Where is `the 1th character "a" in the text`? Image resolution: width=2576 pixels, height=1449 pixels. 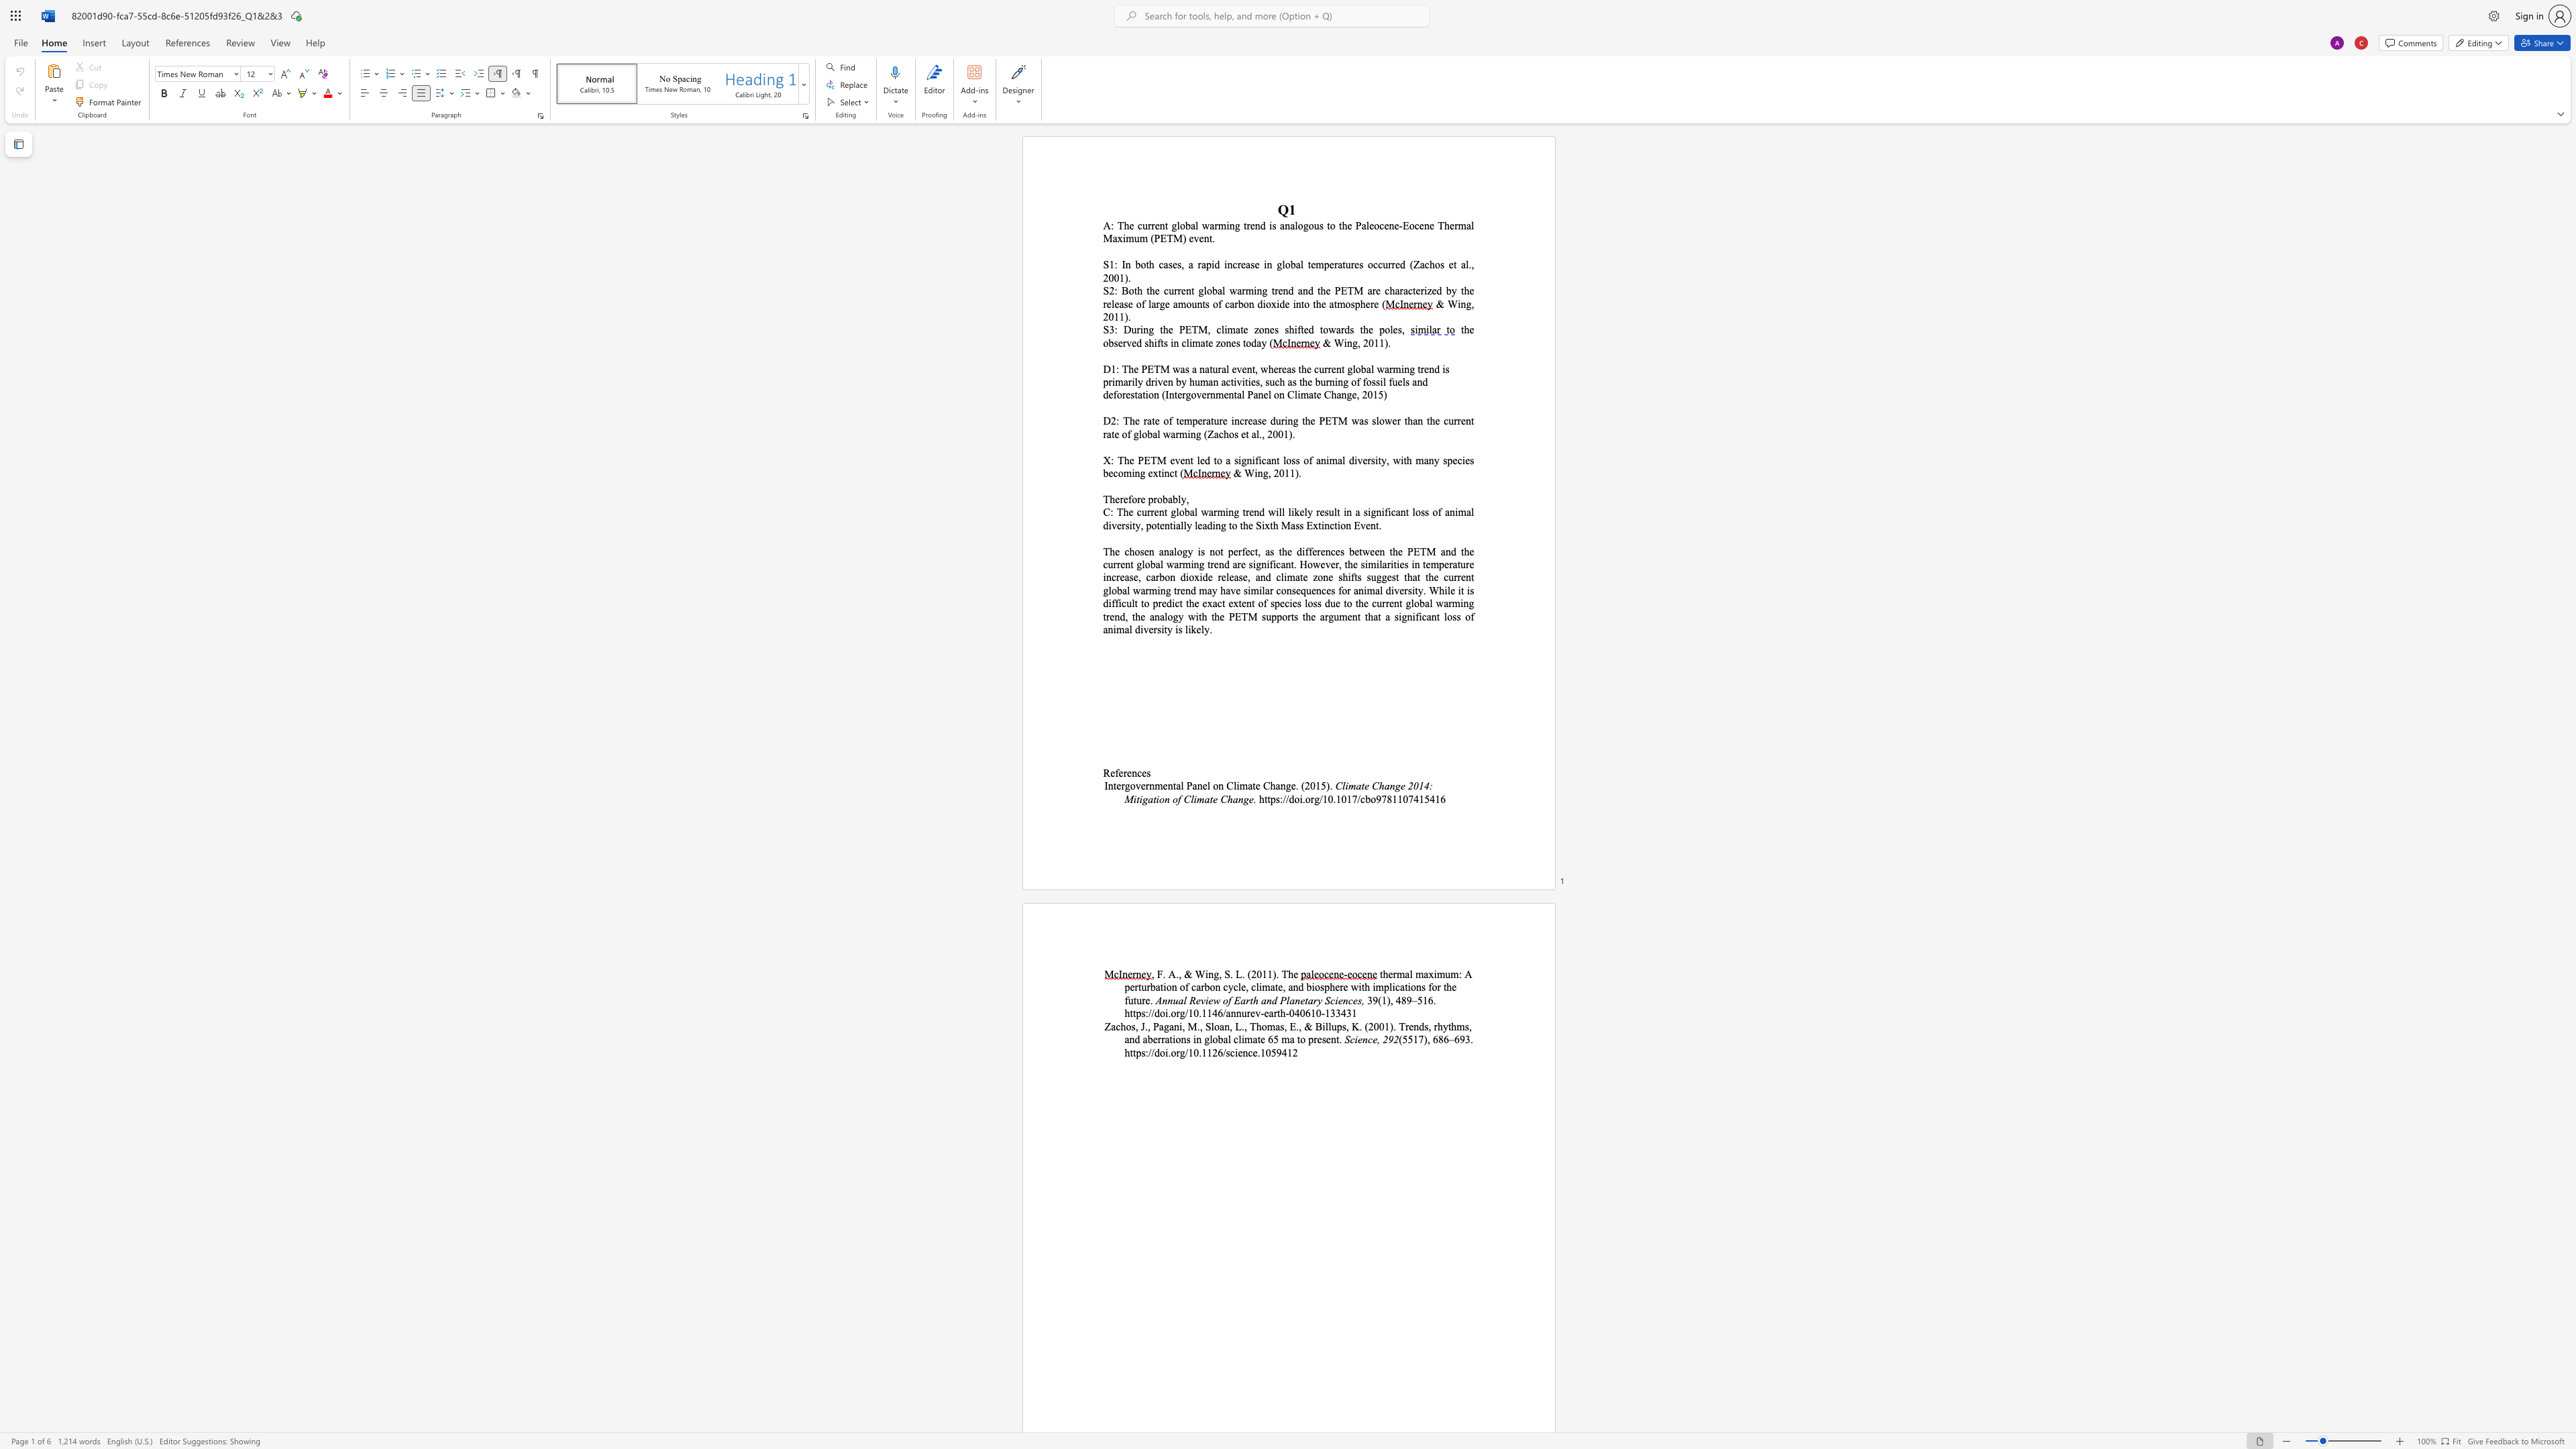
the 1th character "a" in the text is located at coordinates (1203, 342).